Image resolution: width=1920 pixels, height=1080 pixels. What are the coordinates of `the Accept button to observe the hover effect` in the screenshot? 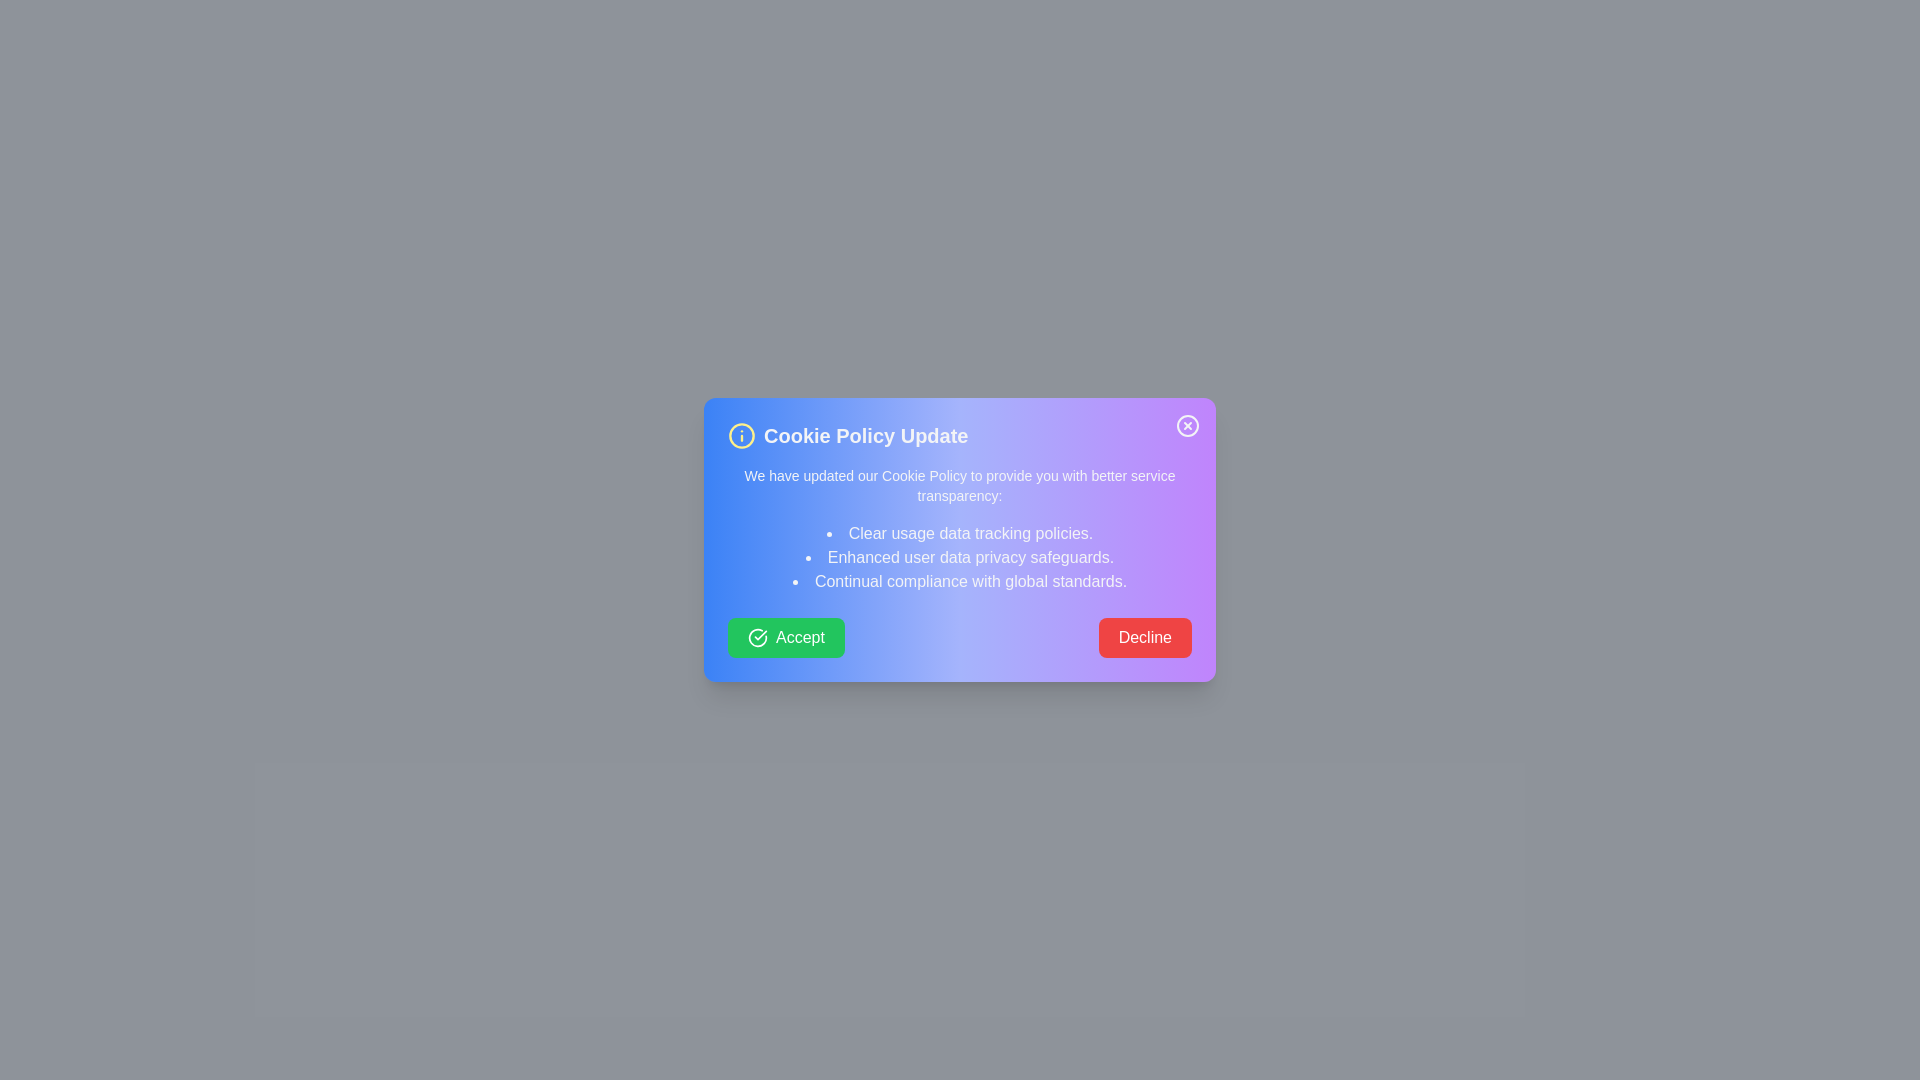 It's located at (785, 637).